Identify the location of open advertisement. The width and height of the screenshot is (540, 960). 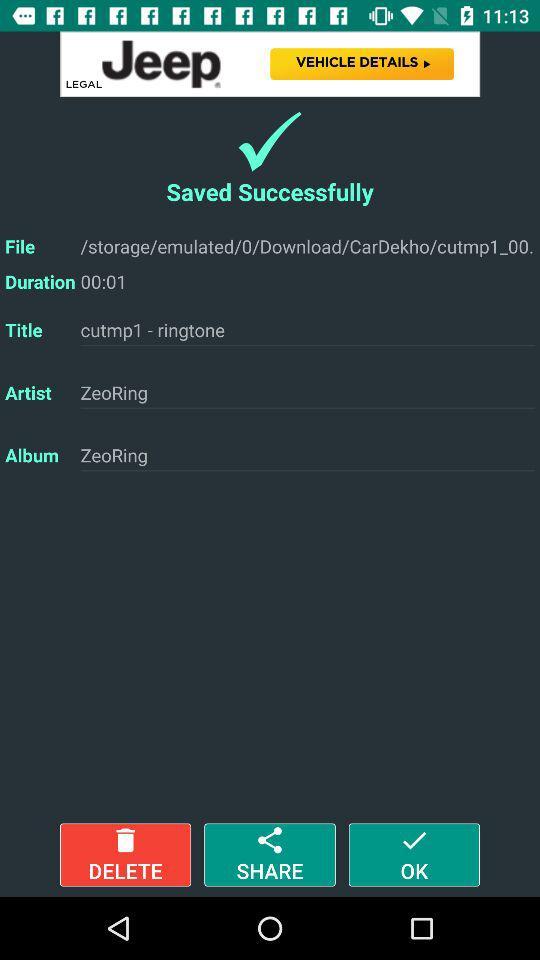
(270, 64).